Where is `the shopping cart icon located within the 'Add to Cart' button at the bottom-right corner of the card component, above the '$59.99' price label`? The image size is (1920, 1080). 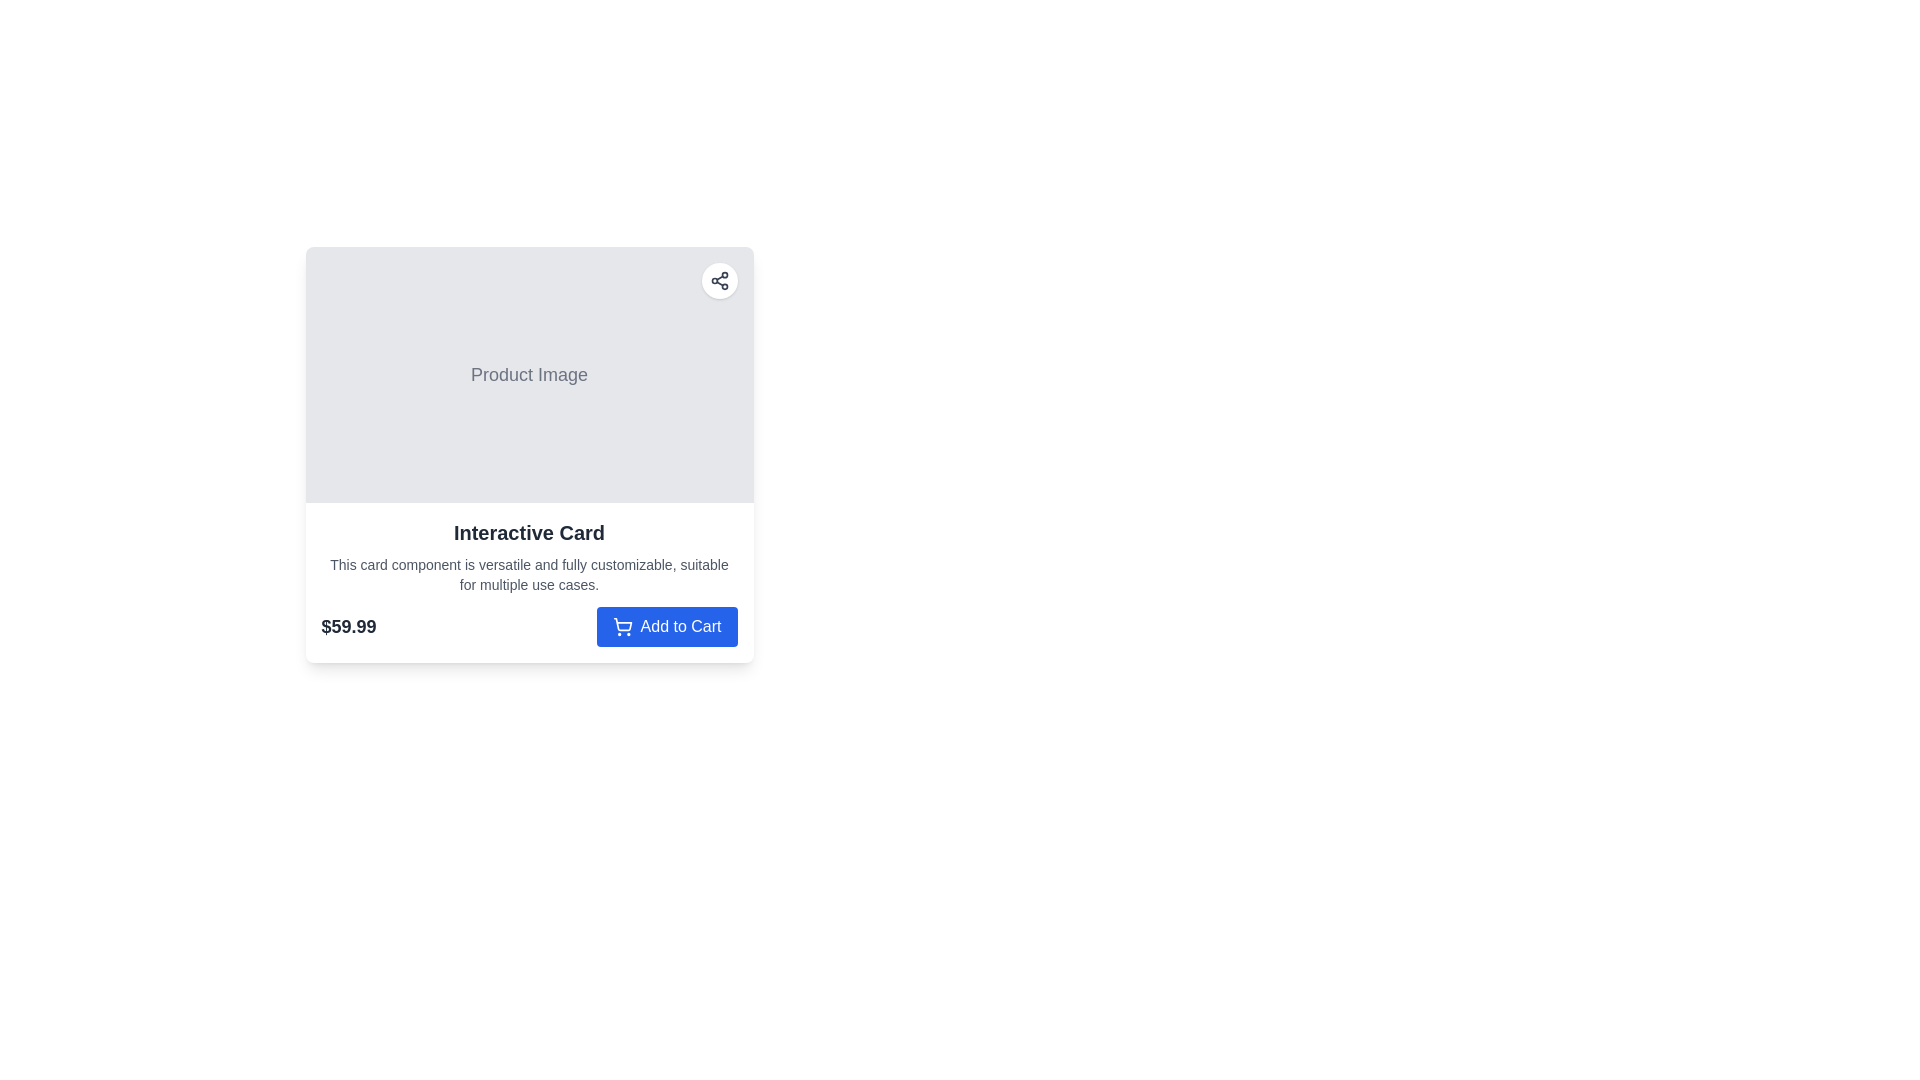
the shopping cart icon located within the 'Add to Cart' button at the bottom-right corner of the card component, above the '$59.99' price label is located at coordinates (621, 623).